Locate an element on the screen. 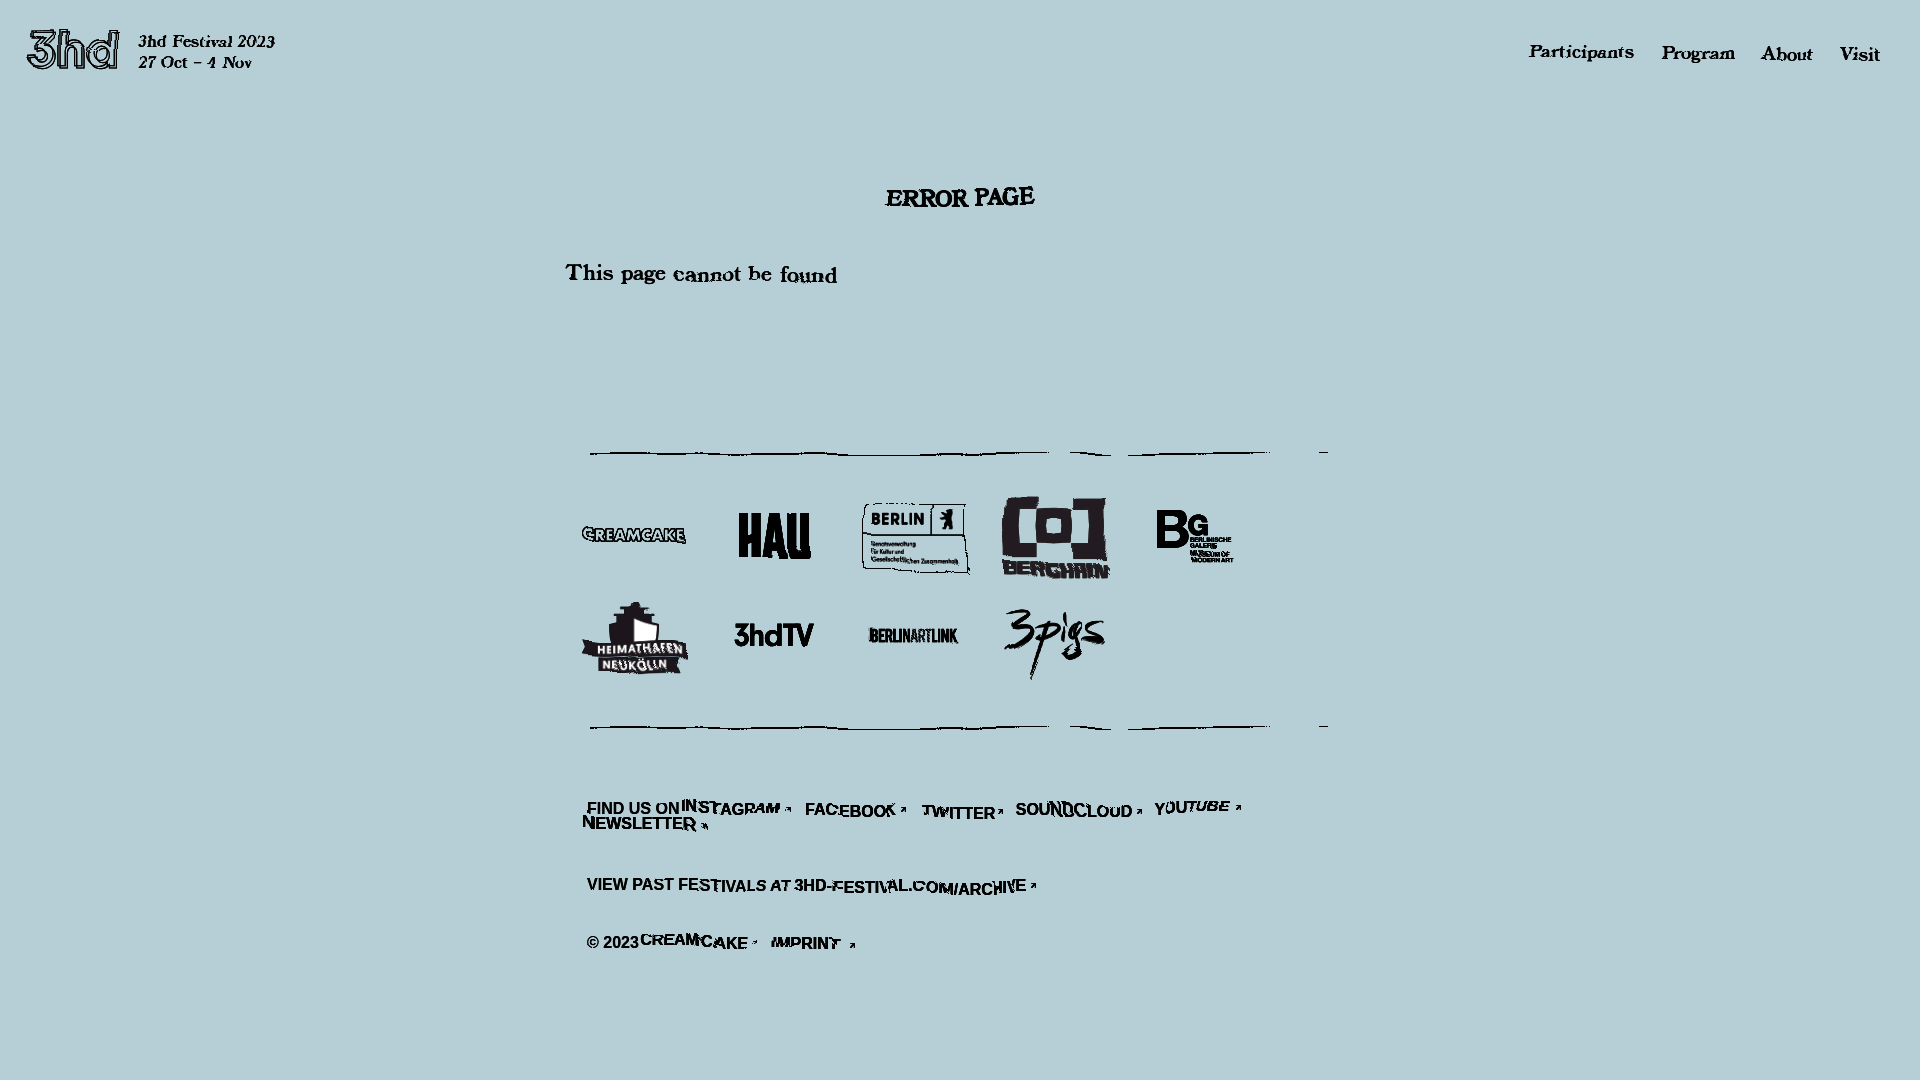  'TWITTER' is located at coordinates (920, 811).